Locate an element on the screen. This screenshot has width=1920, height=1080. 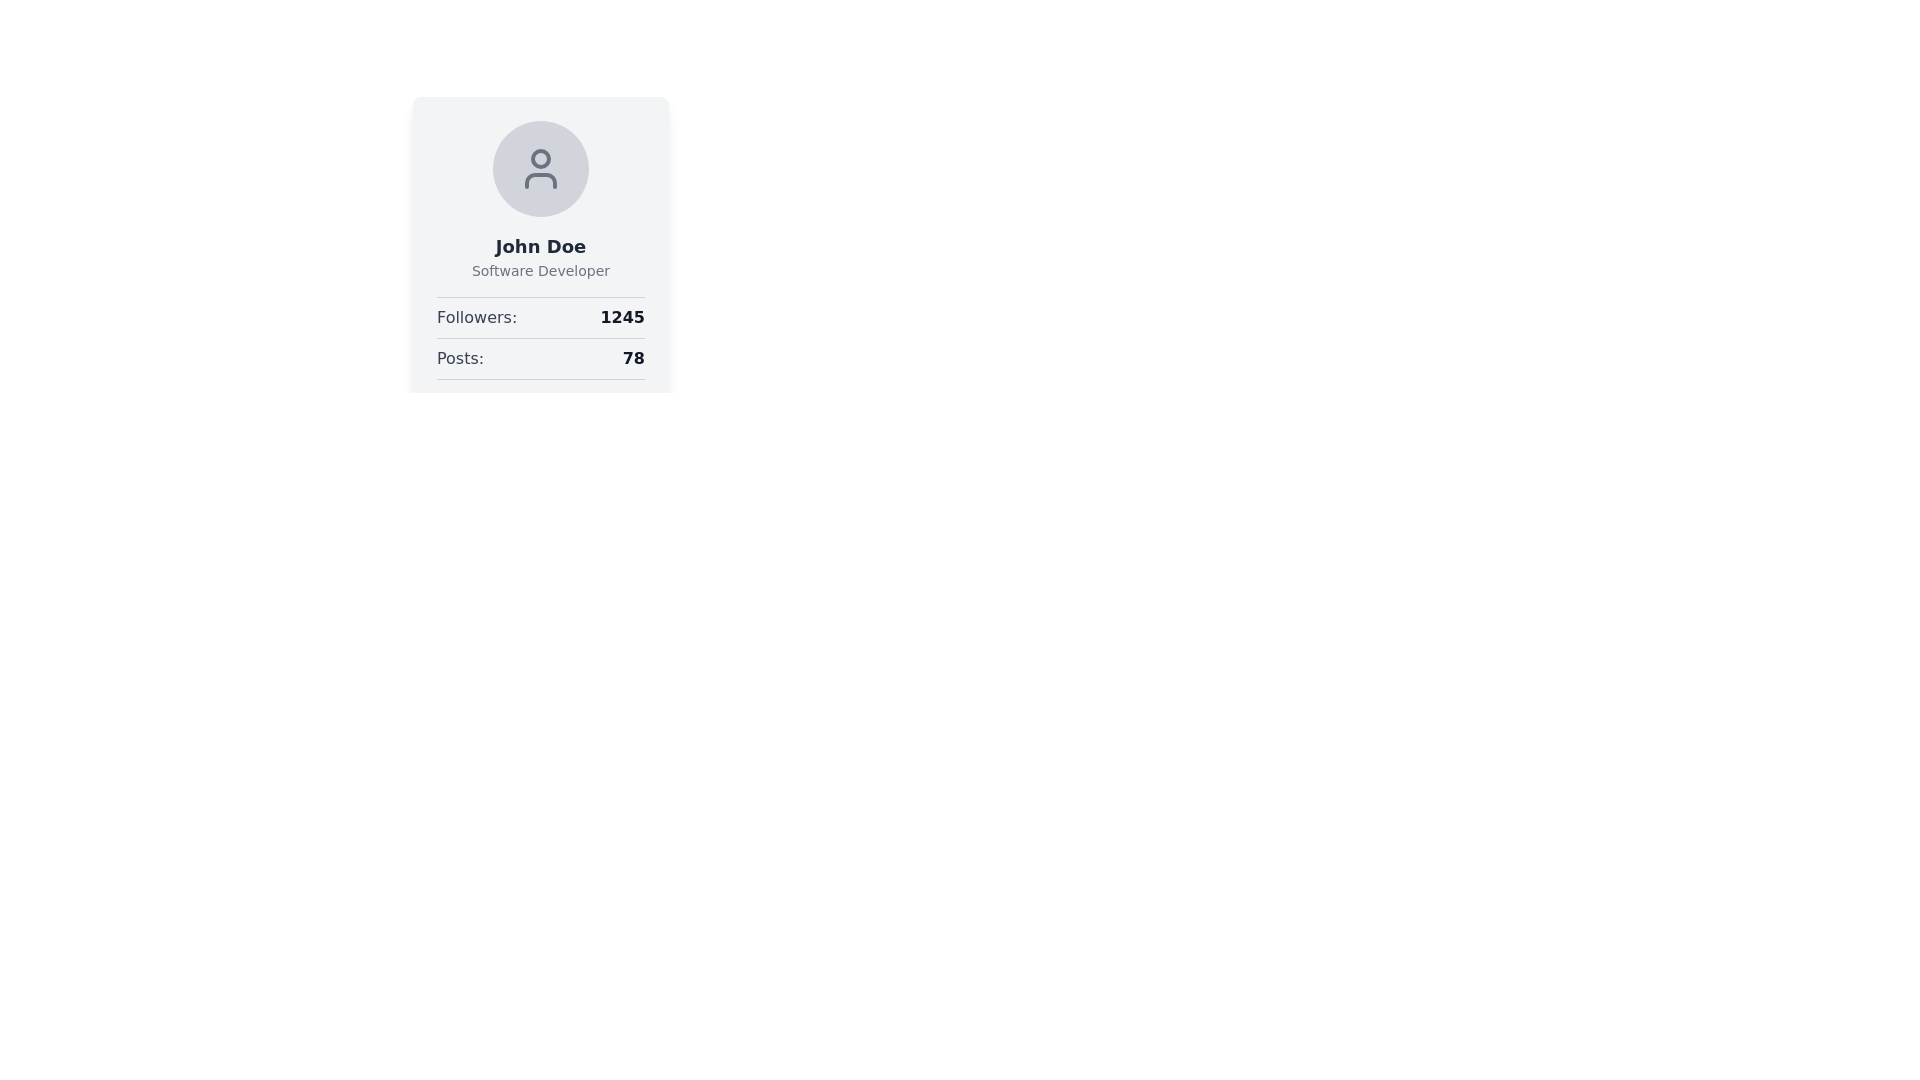
the user profile icon located at the center of the rounded rectangle card, positioned above the text 'John Doe' is located at coordinates (541, 168).